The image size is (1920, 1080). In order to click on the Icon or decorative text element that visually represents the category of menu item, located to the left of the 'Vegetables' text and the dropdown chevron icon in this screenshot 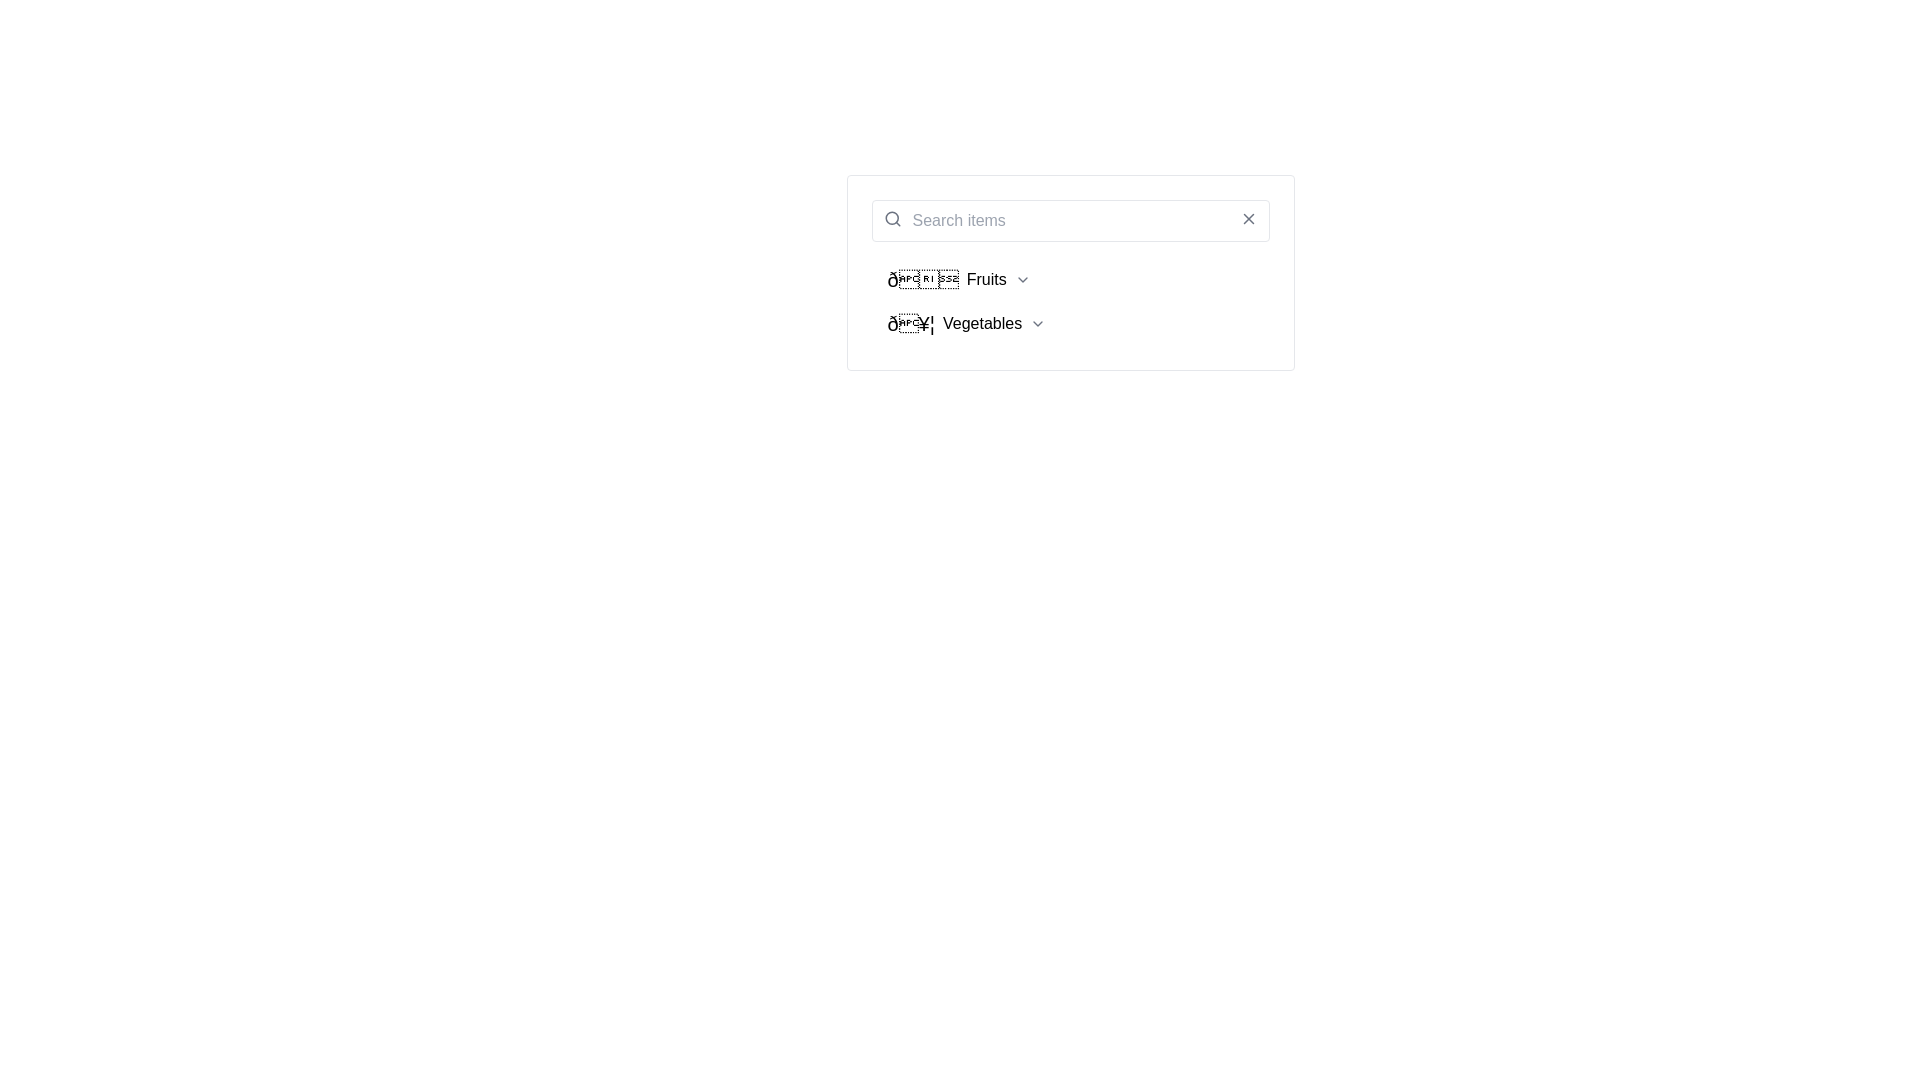, I will do `click(910, 323)`.